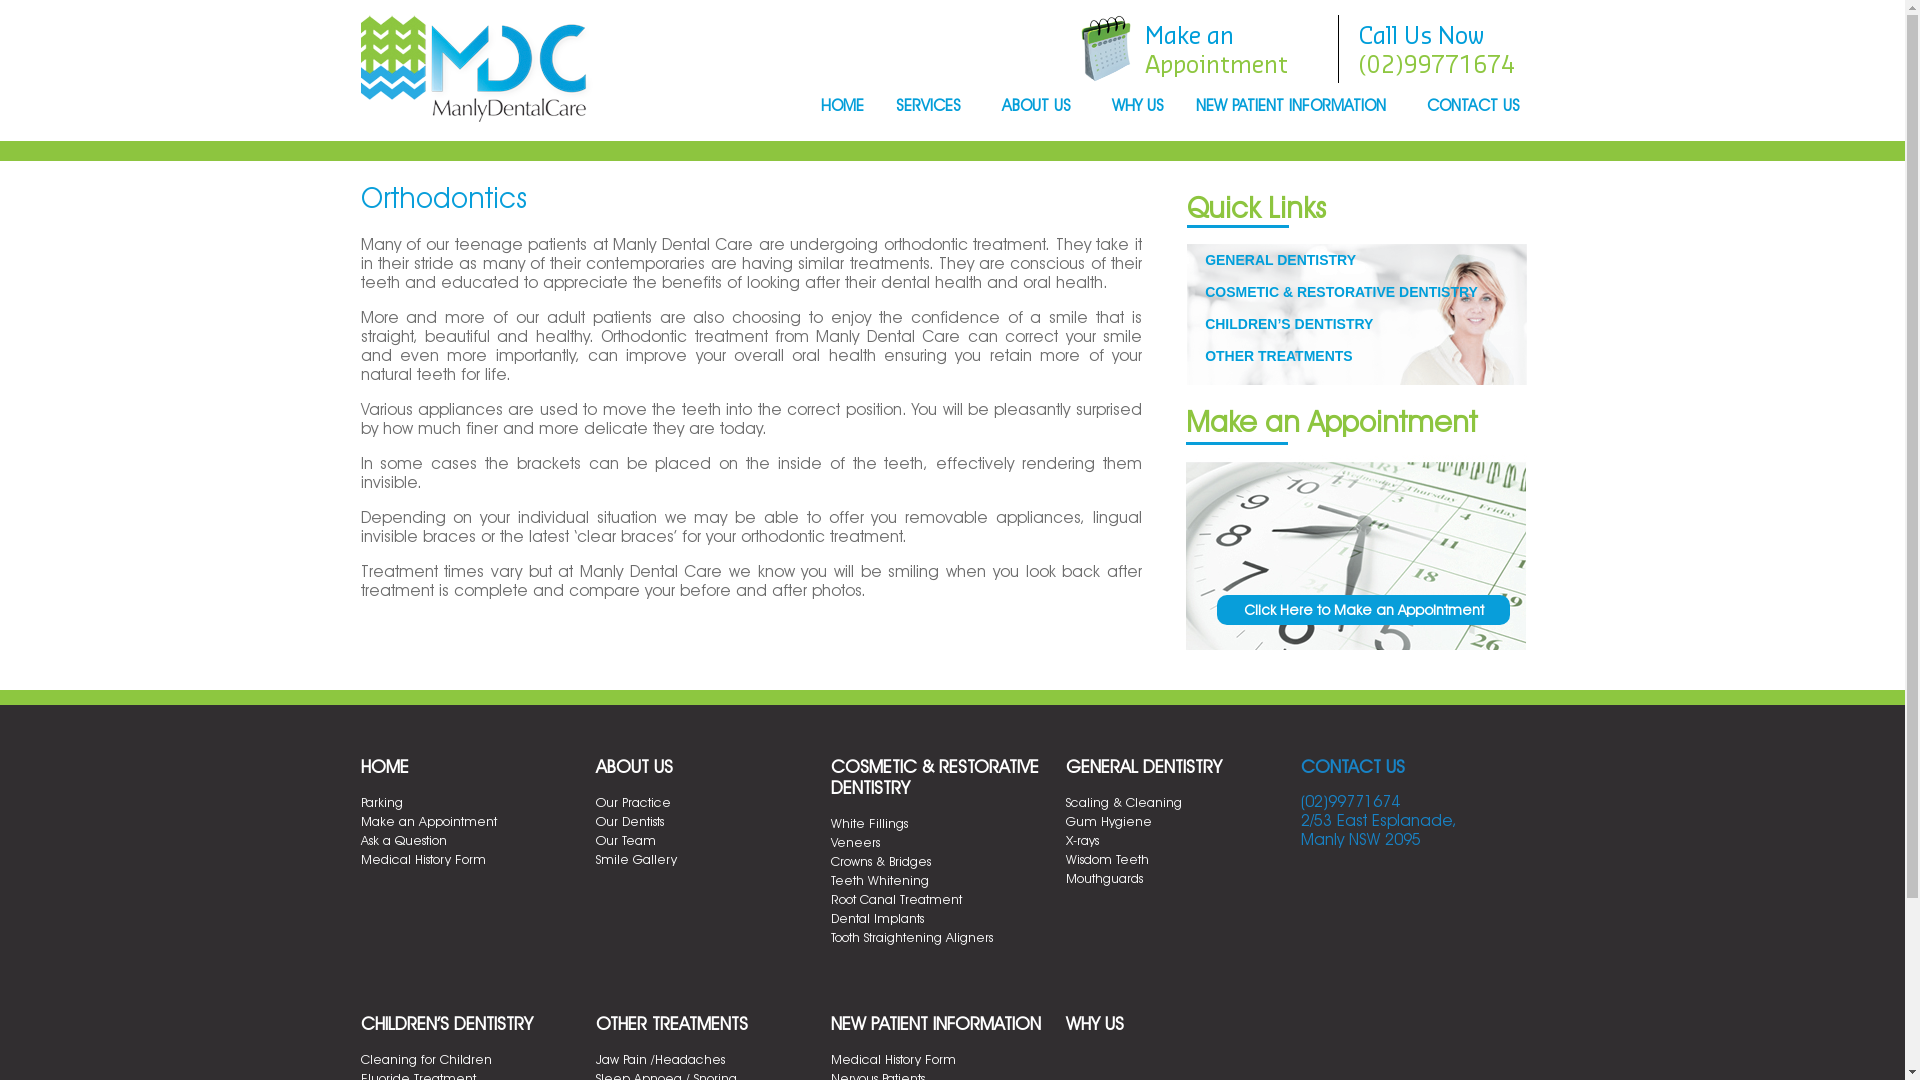 The width and height of the screenshot is (1920, 1080). What do you see at coordinates (628, 821) in the screenshot?
I see `'Our Dentists'` at bounding box center [628, 821].